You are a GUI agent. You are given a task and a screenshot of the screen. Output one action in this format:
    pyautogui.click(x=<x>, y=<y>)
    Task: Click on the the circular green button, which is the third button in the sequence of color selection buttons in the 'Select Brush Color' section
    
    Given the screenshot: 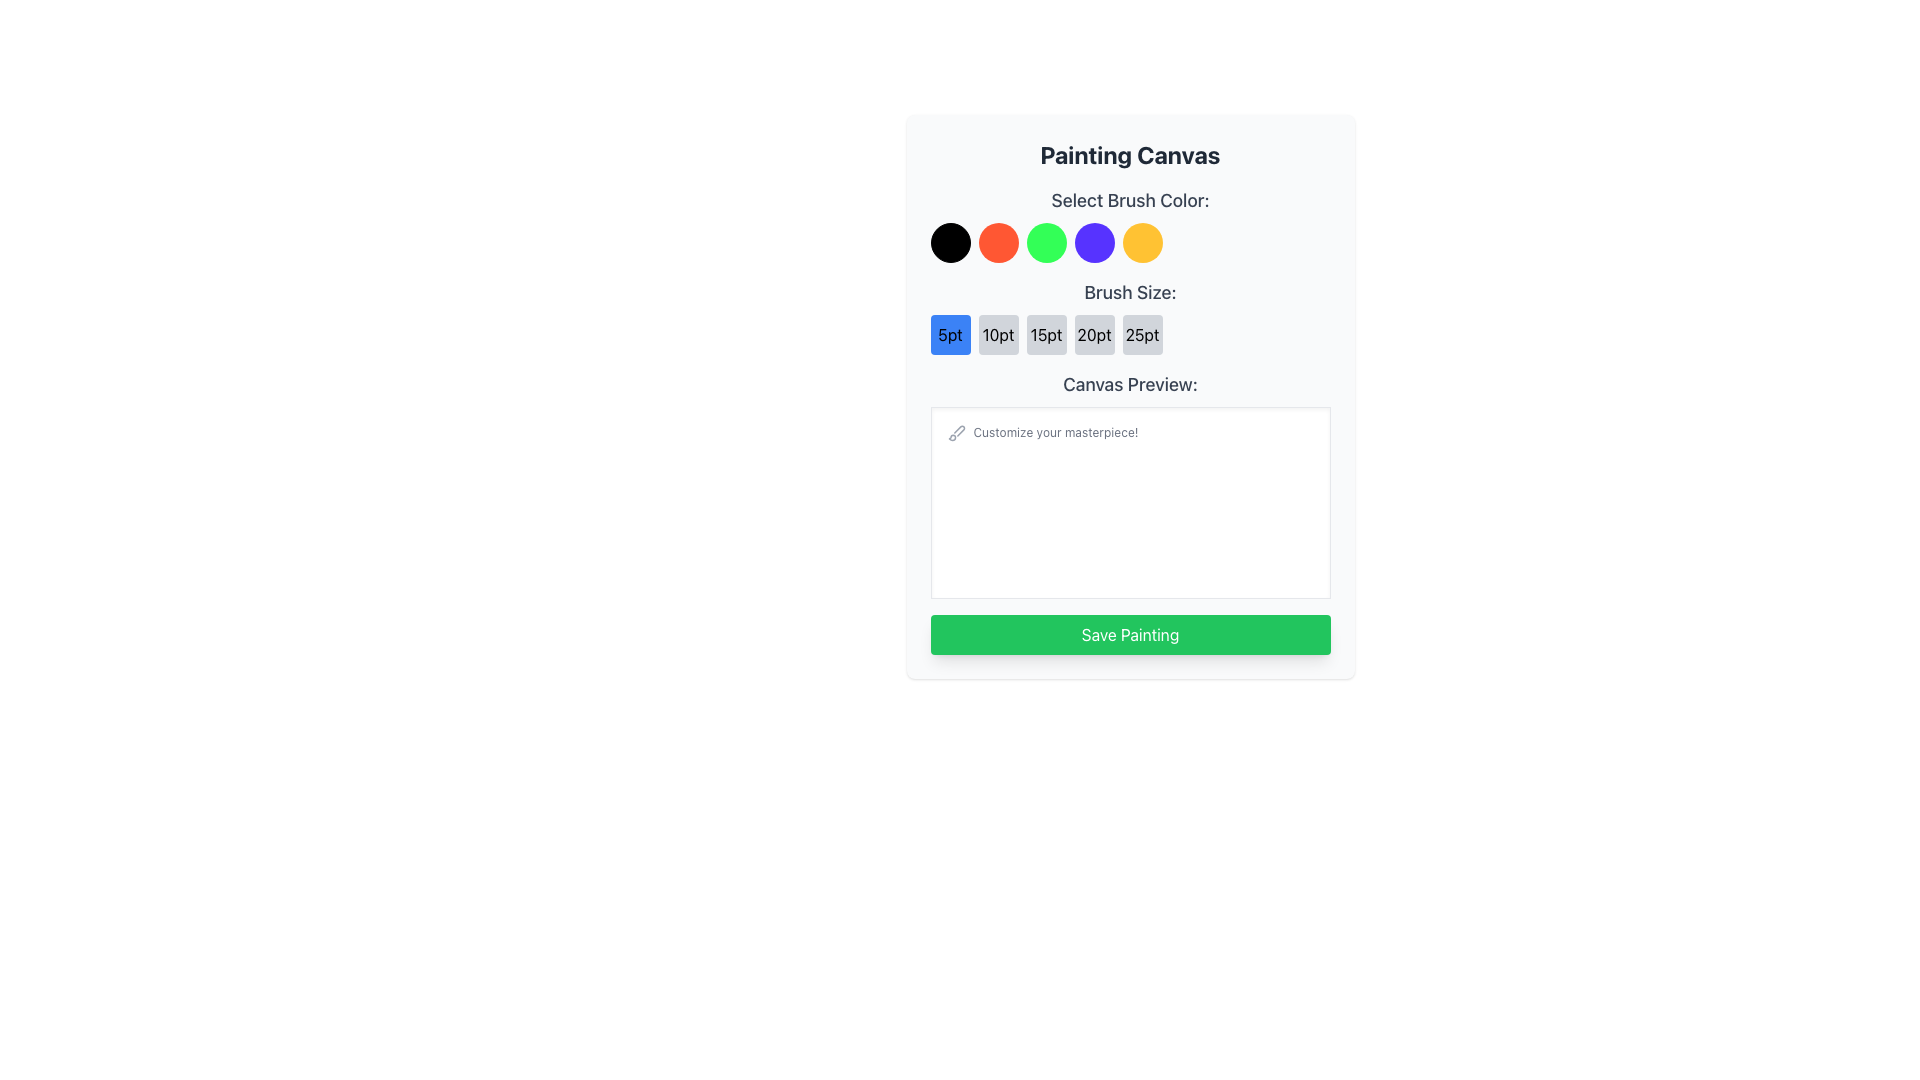 What is the action you would take?
    pyautogui.click(x=1045, y=242)
    